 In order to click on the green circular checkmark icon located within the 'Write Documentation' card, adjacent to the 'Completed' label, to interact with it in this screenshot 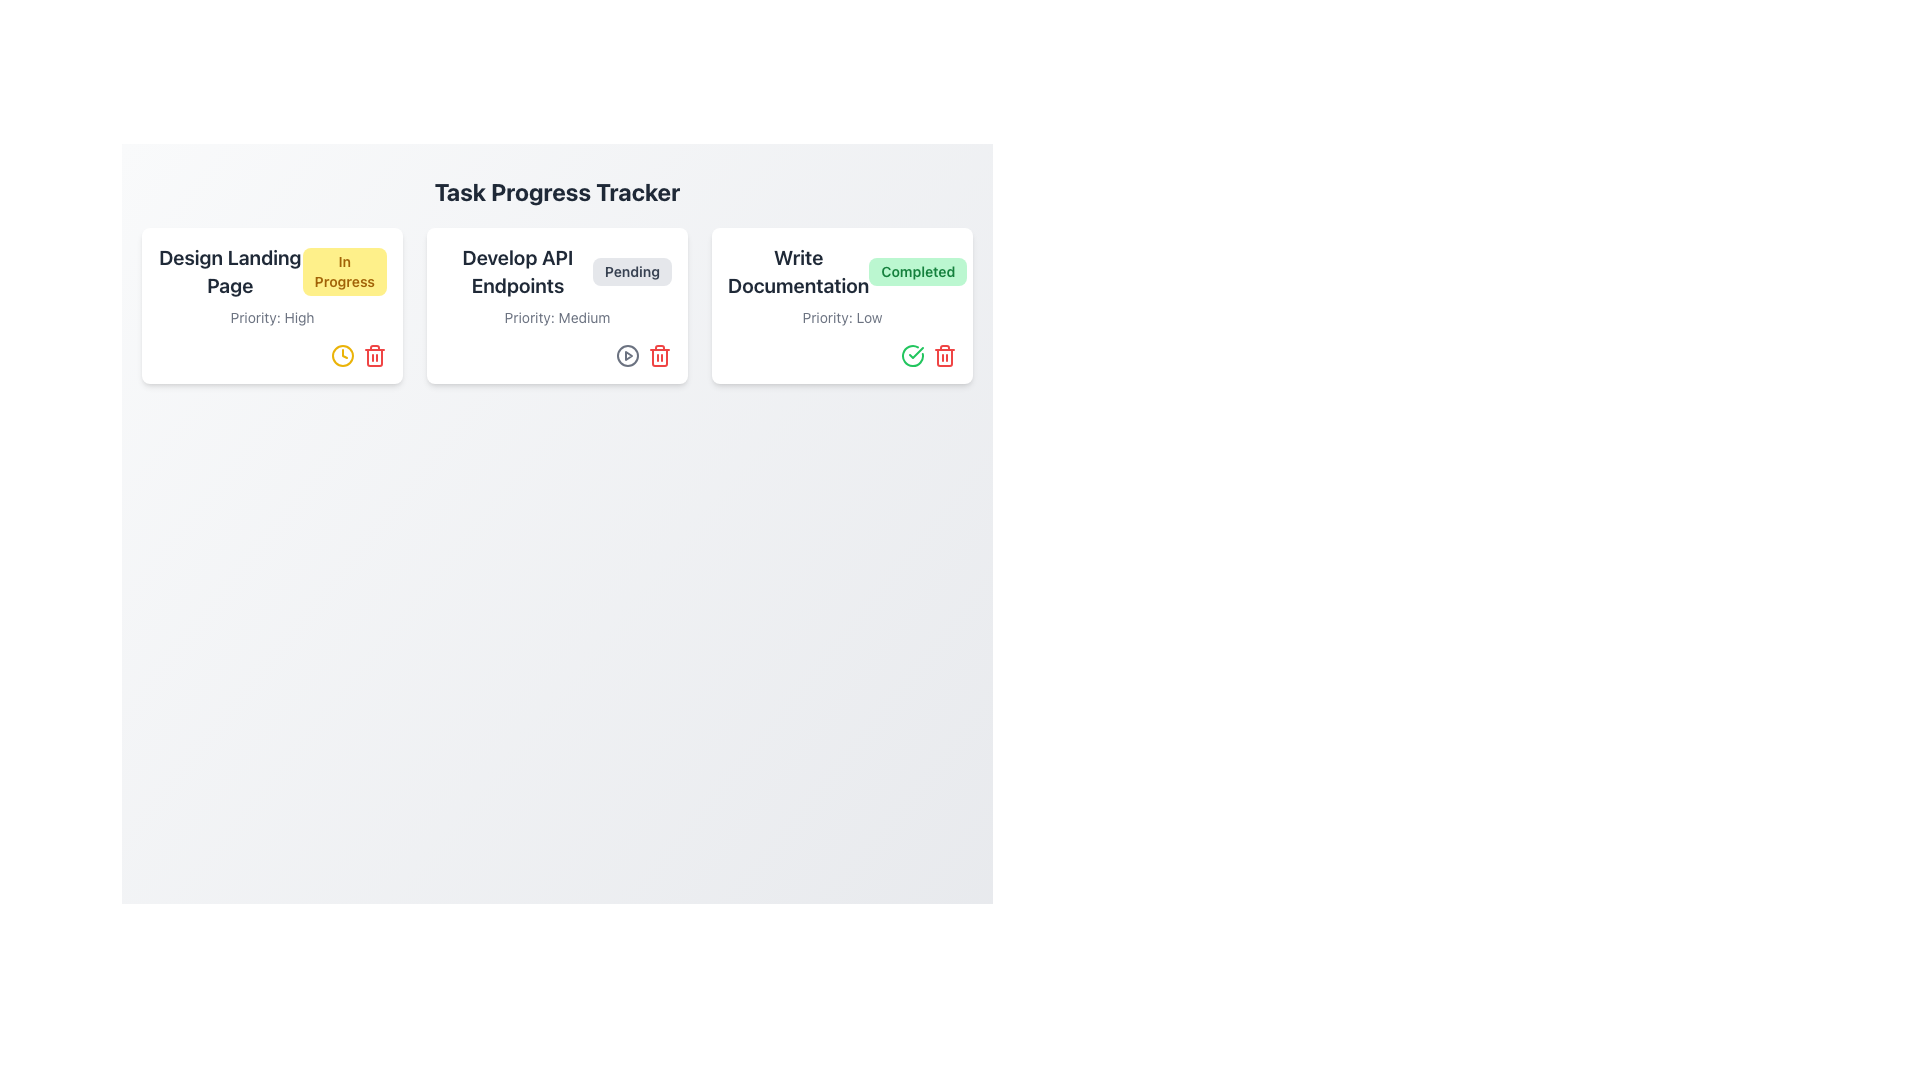, I will do `click(911, 354)`.